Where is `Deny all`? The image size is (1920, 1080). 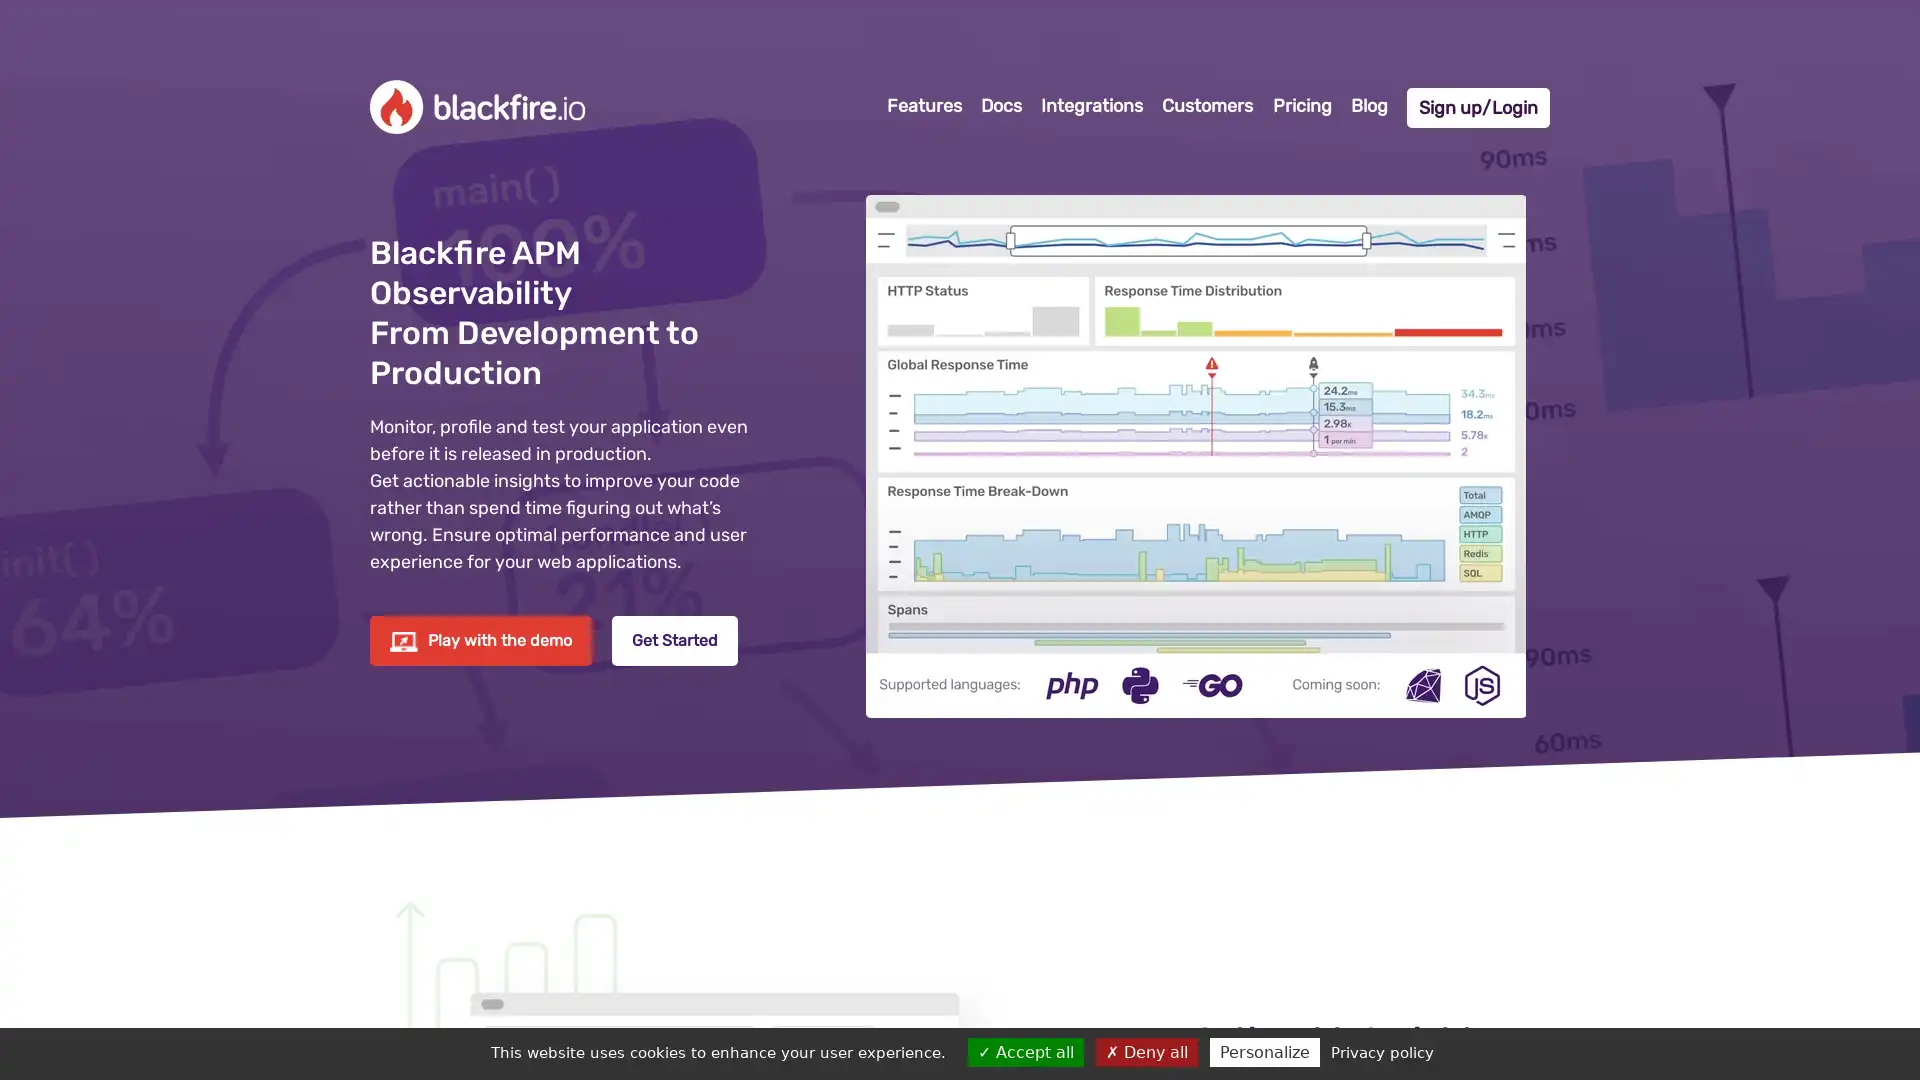
Deny all is located at coordinates (1146, 1051).